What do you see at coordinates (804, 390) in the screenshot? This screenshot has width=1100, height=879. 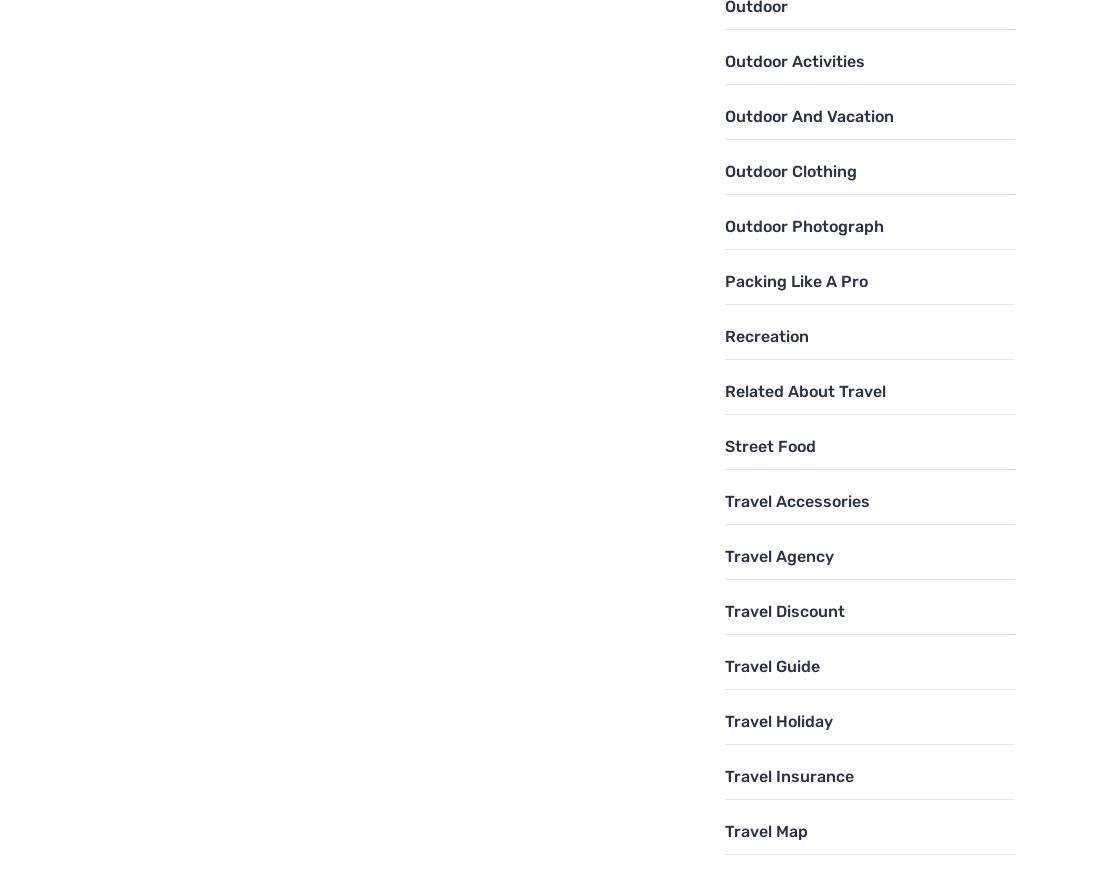 I see `'Related About Travel'` at bounding box center [804, 390].